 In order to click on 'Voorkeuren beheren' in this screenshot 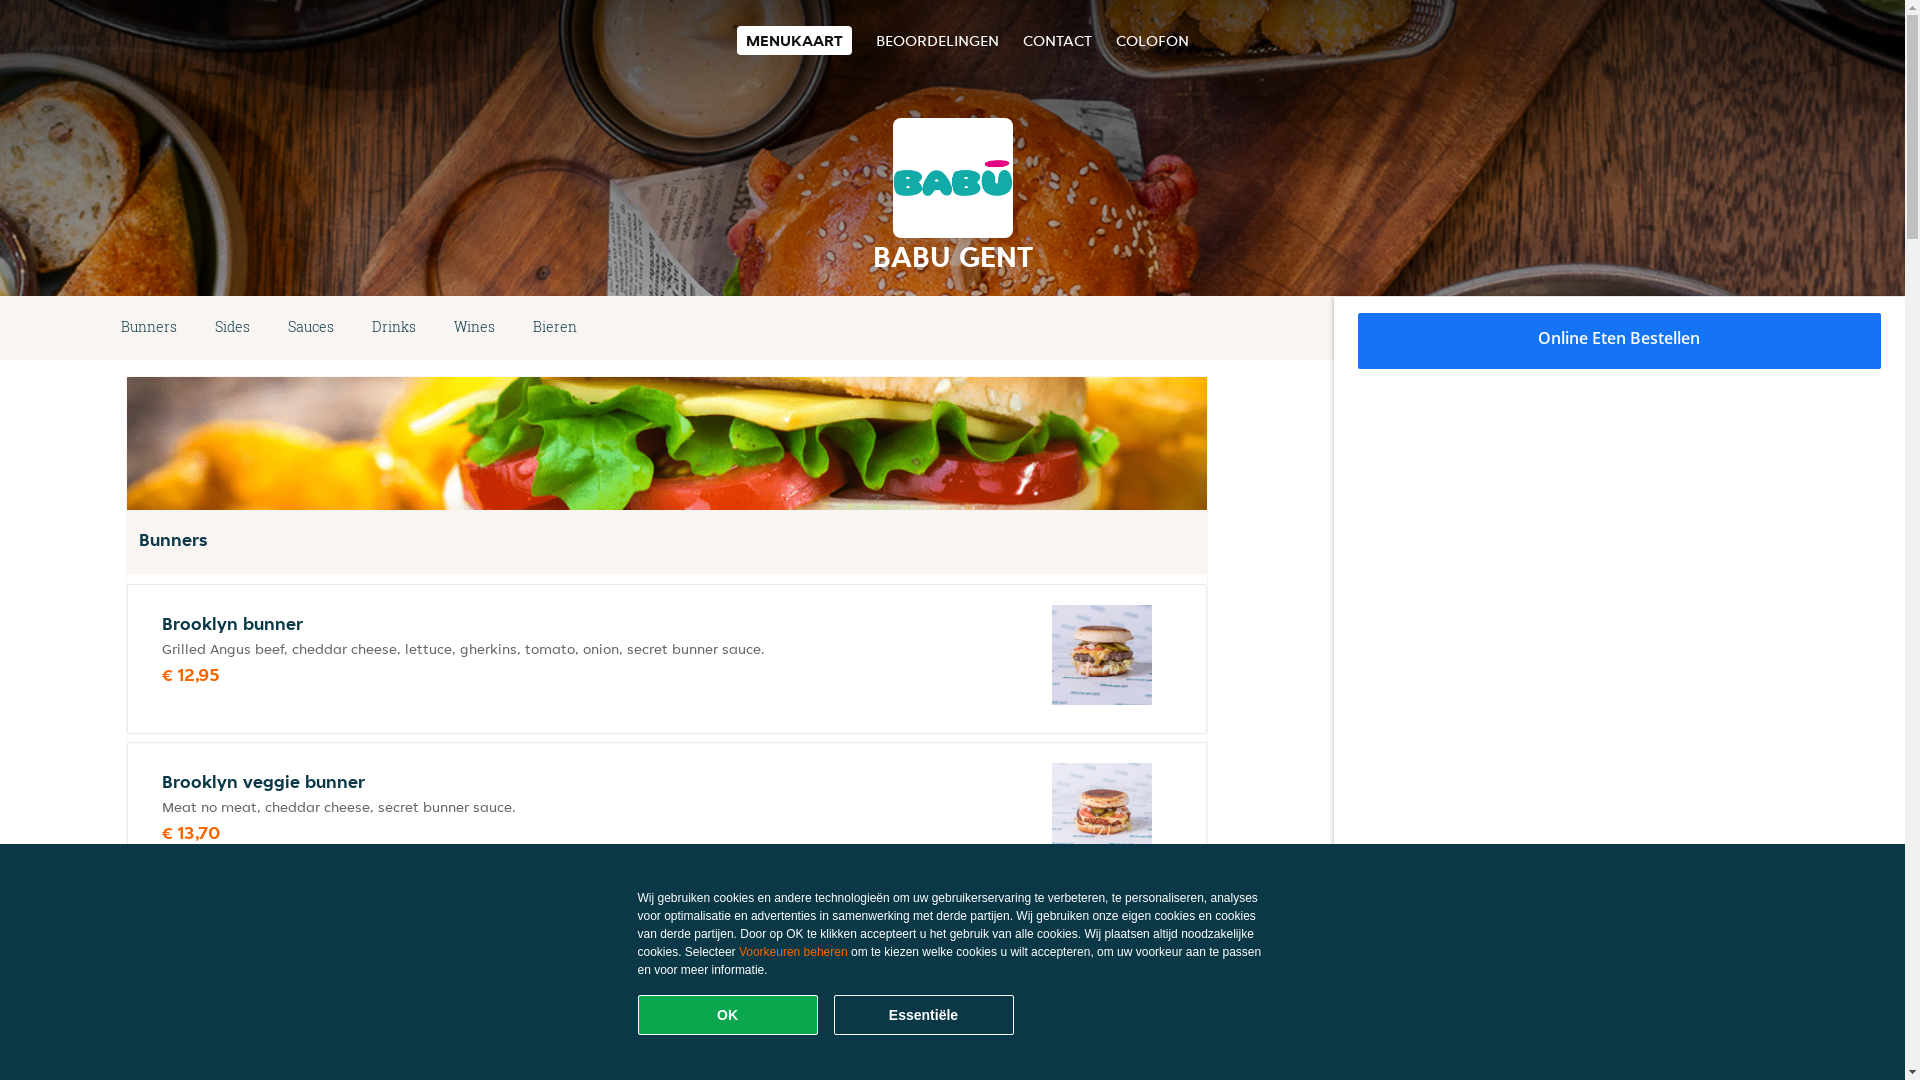, I will do `click(792, 951)`.